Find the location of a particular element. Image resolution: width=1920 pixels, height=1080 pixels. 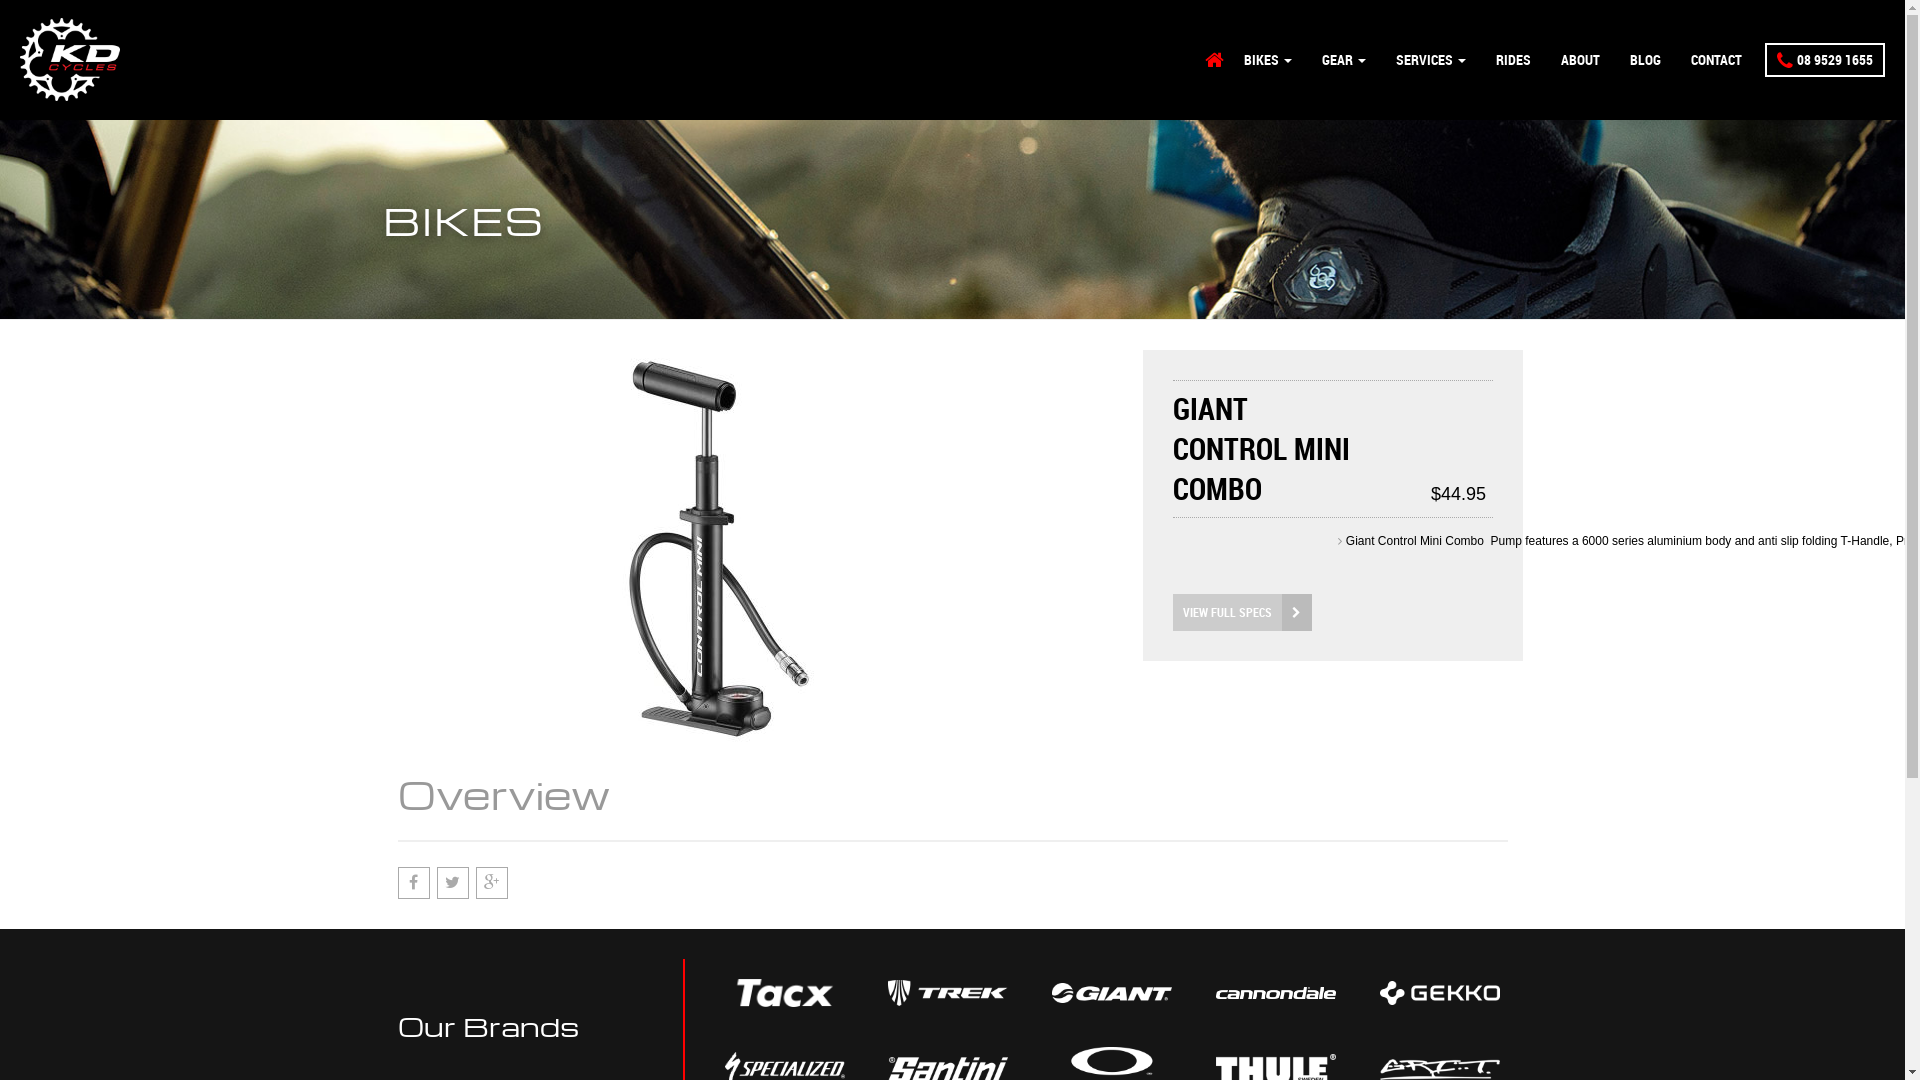

'HOME' is located at coordinates (1213, 59).